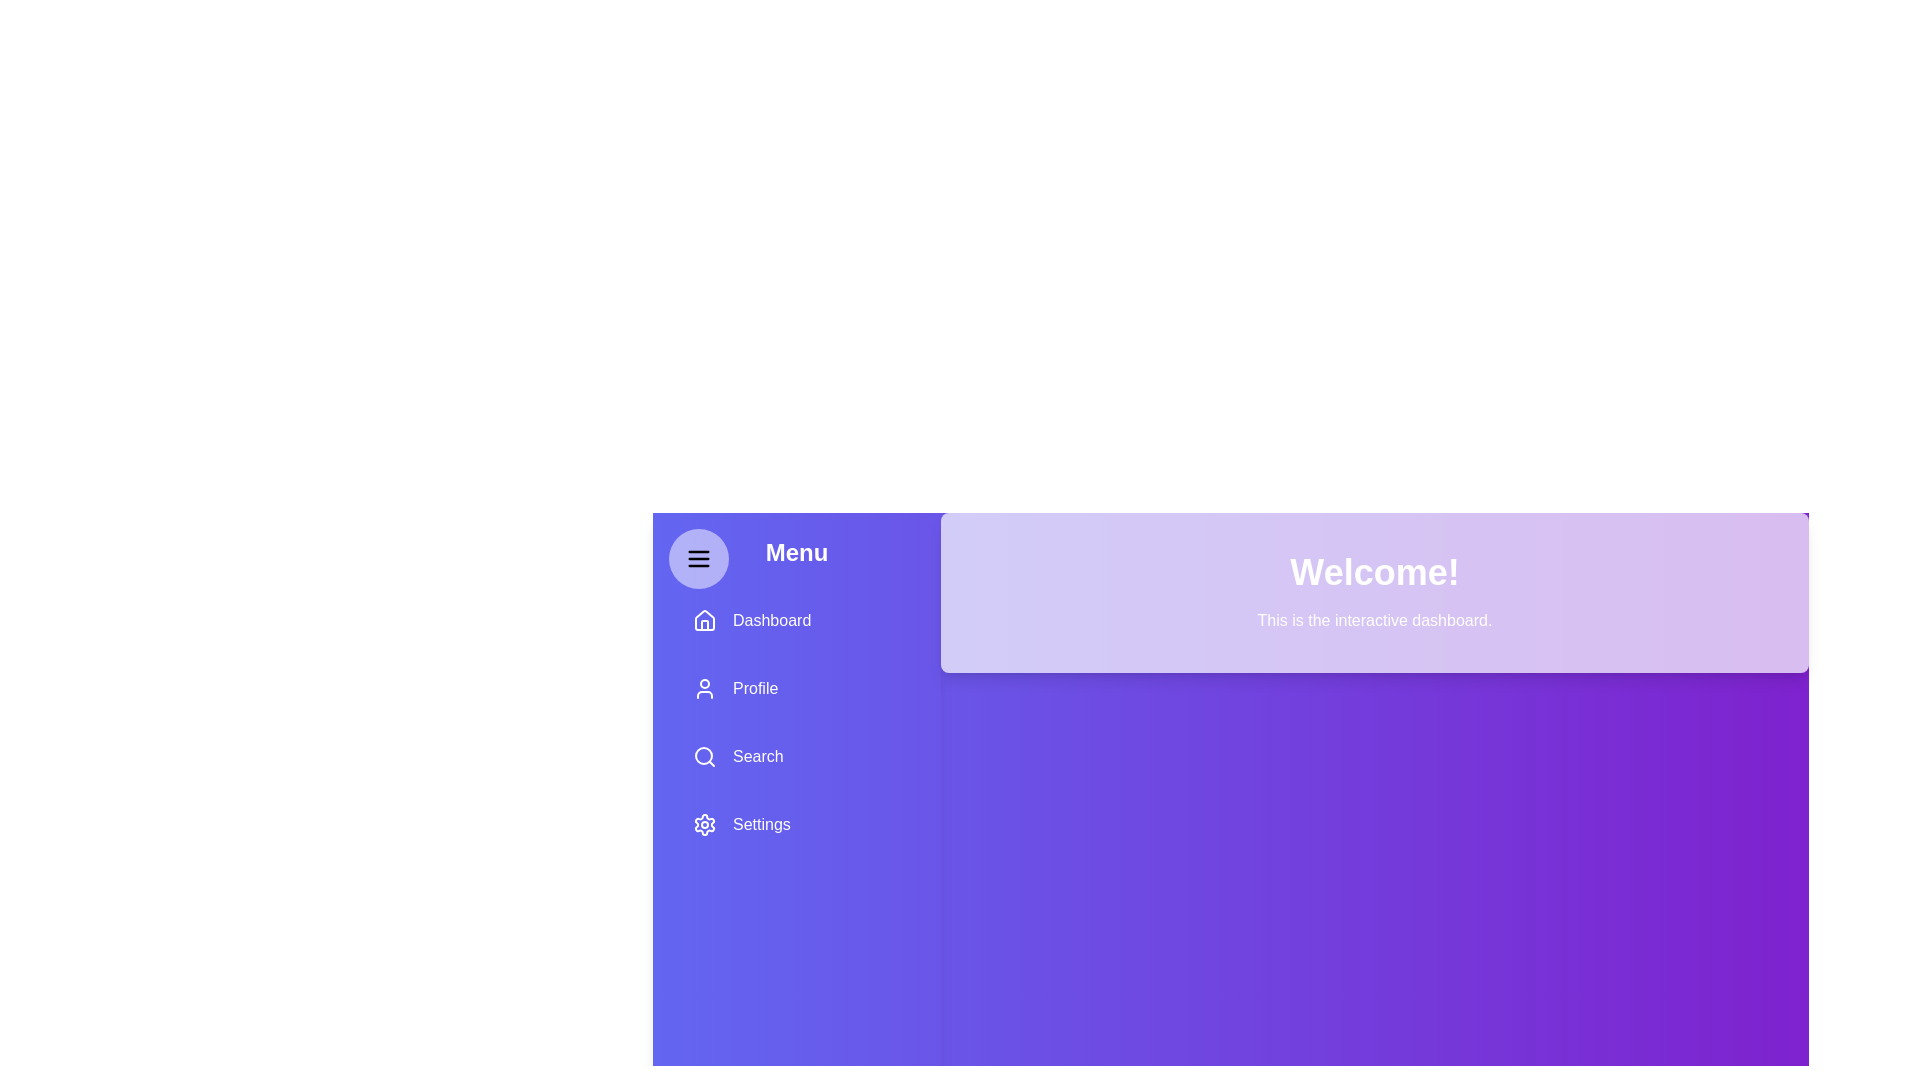 The width and height of the screenshot is (1920, 1080). What do you see at coordinates (795, 620) in the screenshot?
I see `the menu item Dashboard to observe its hover effect` at bounding box center [795, 620].